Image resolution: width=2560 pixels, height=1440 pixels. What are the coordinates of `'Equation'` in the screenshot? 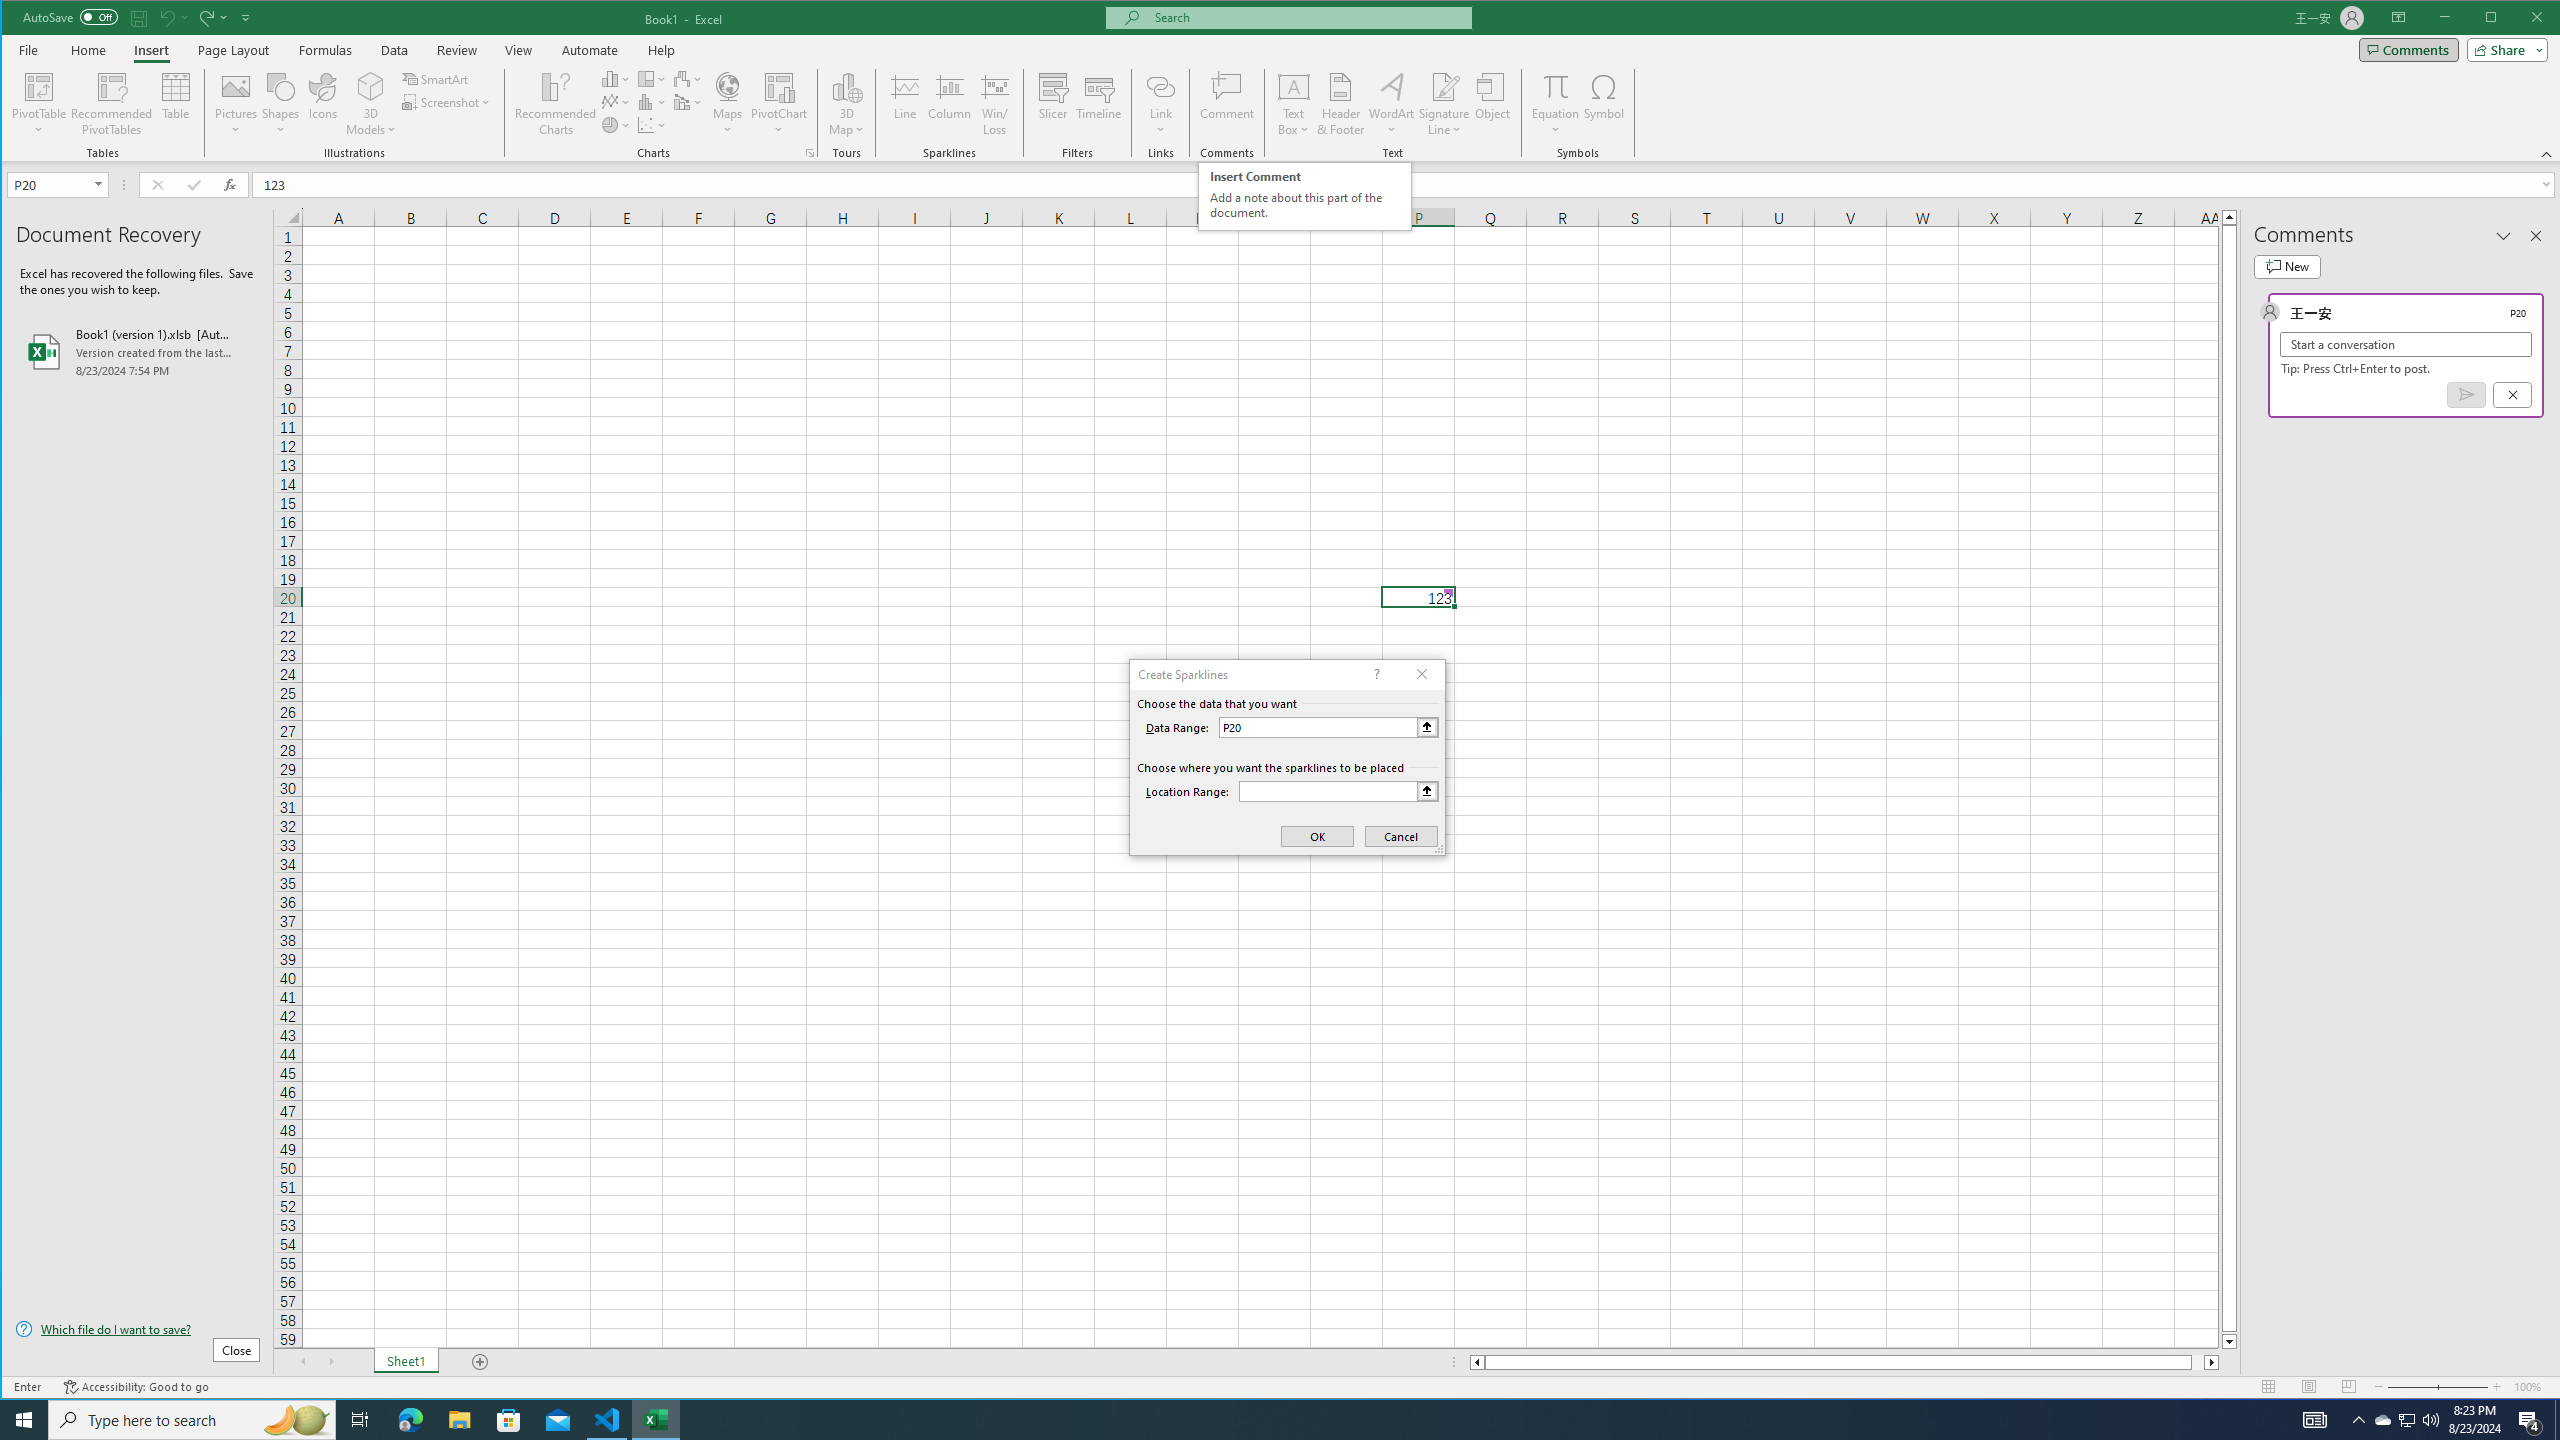 It's located at (1556, 85).